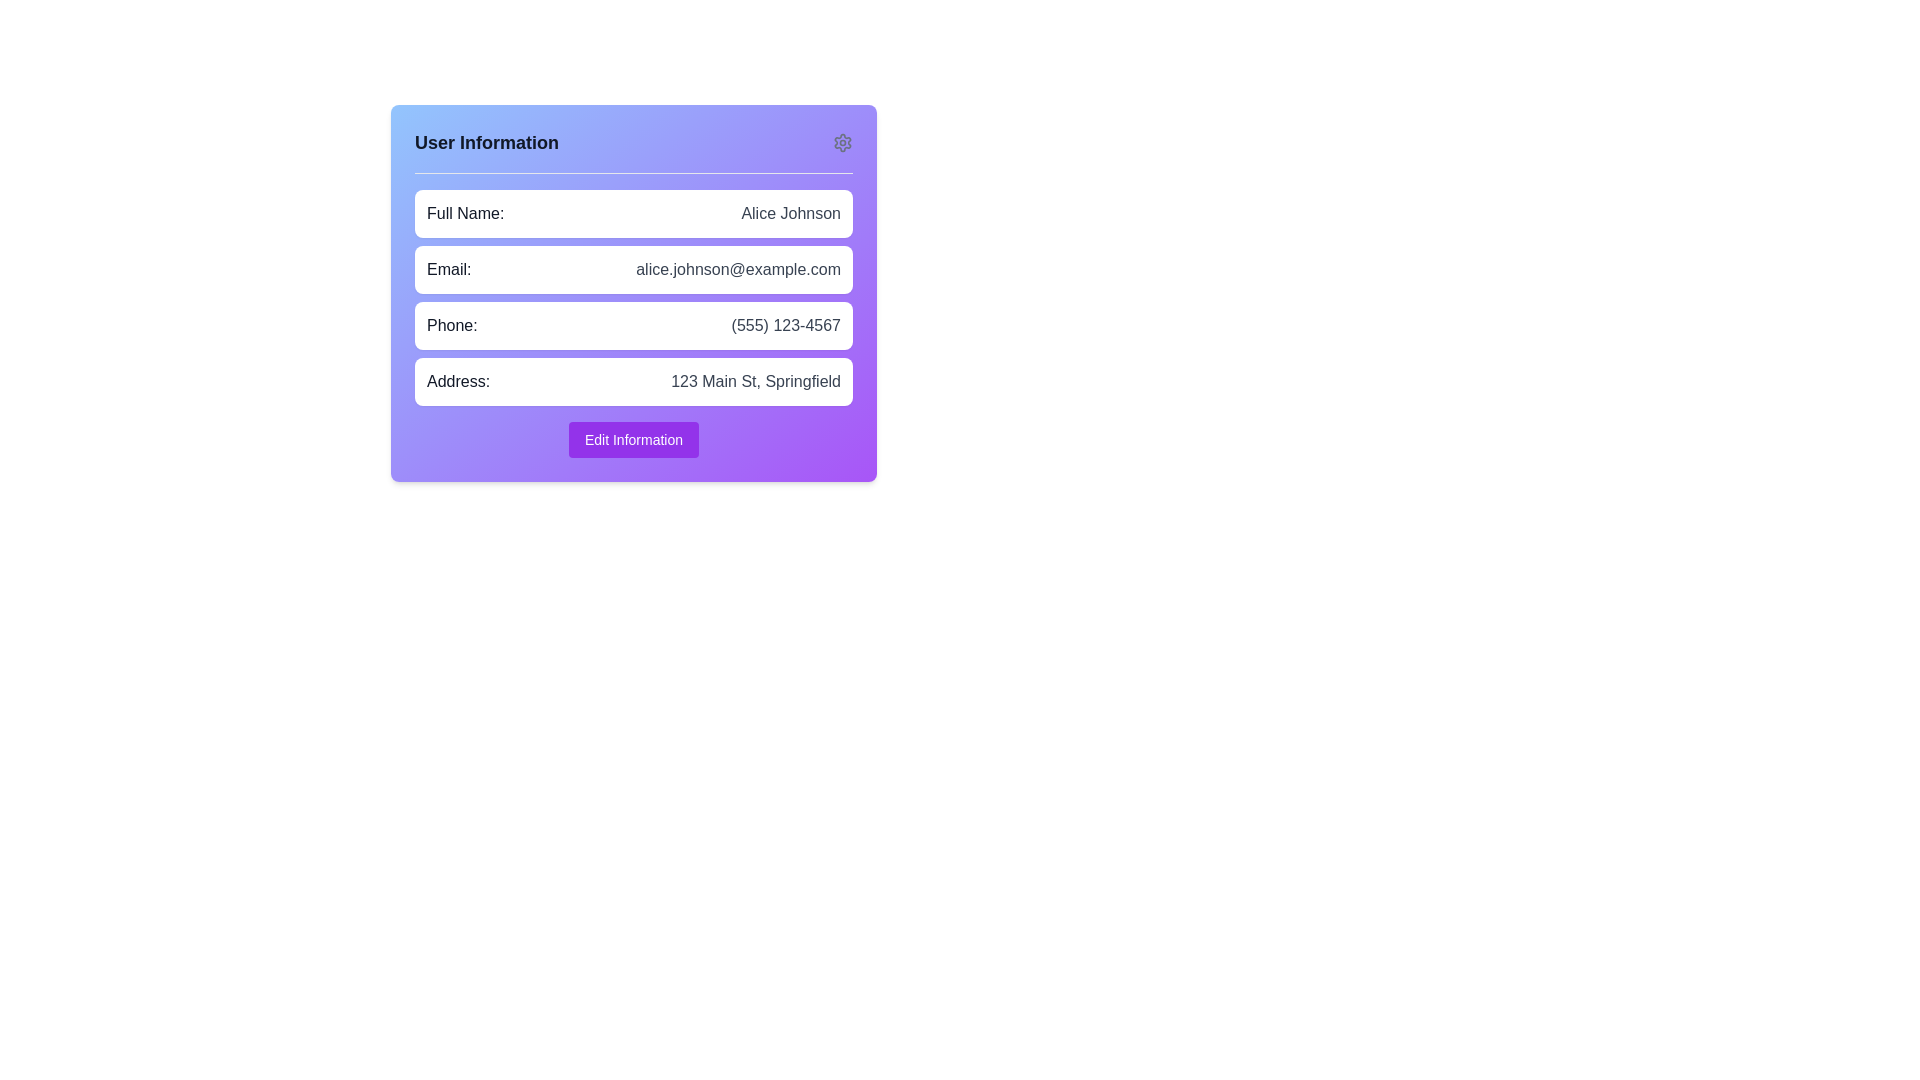 The width and height of the screenshot is (1920, 1080). I want to click on the prominent purple gradient button labeled 'Edit Information' located at the bottom of the user information card, so click(632, 438).